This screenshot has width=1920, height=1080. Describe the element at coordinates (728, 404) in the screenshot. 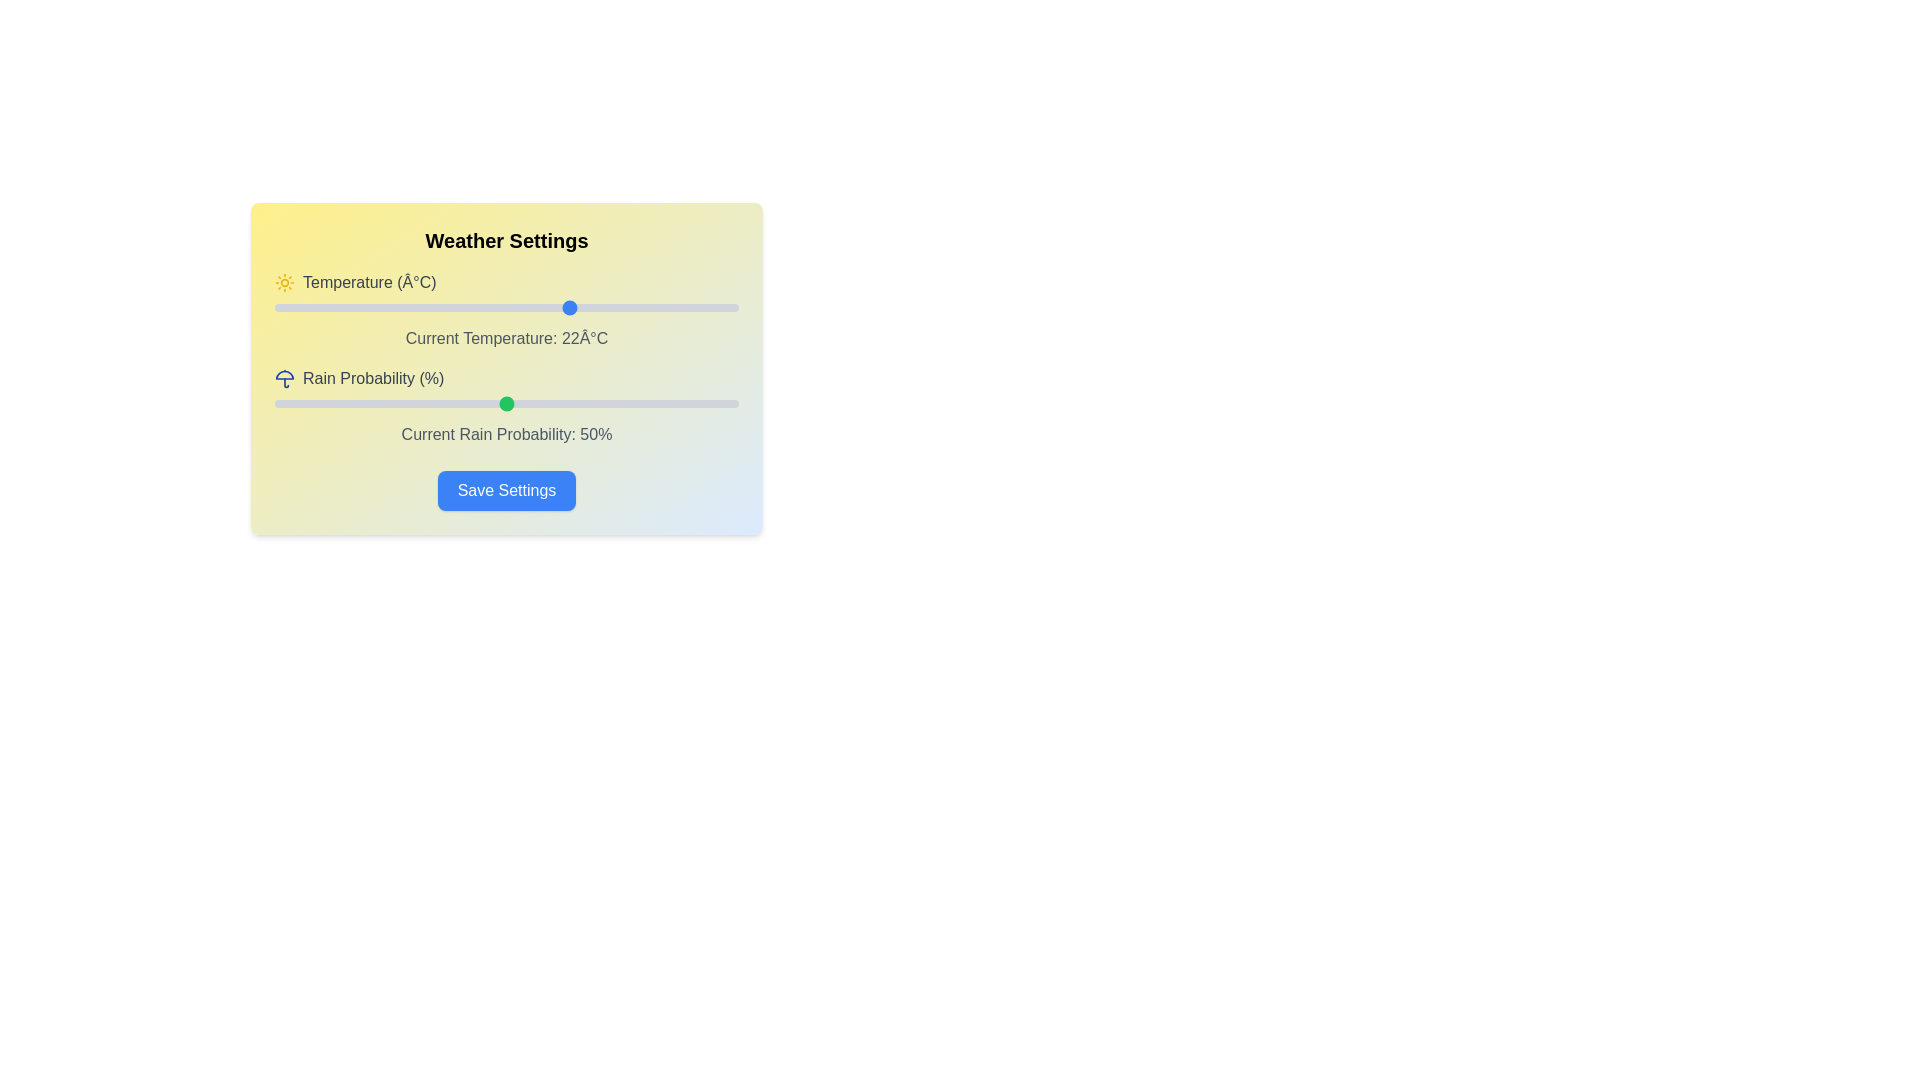

I see `the rain probability slider to 98%` at that location.